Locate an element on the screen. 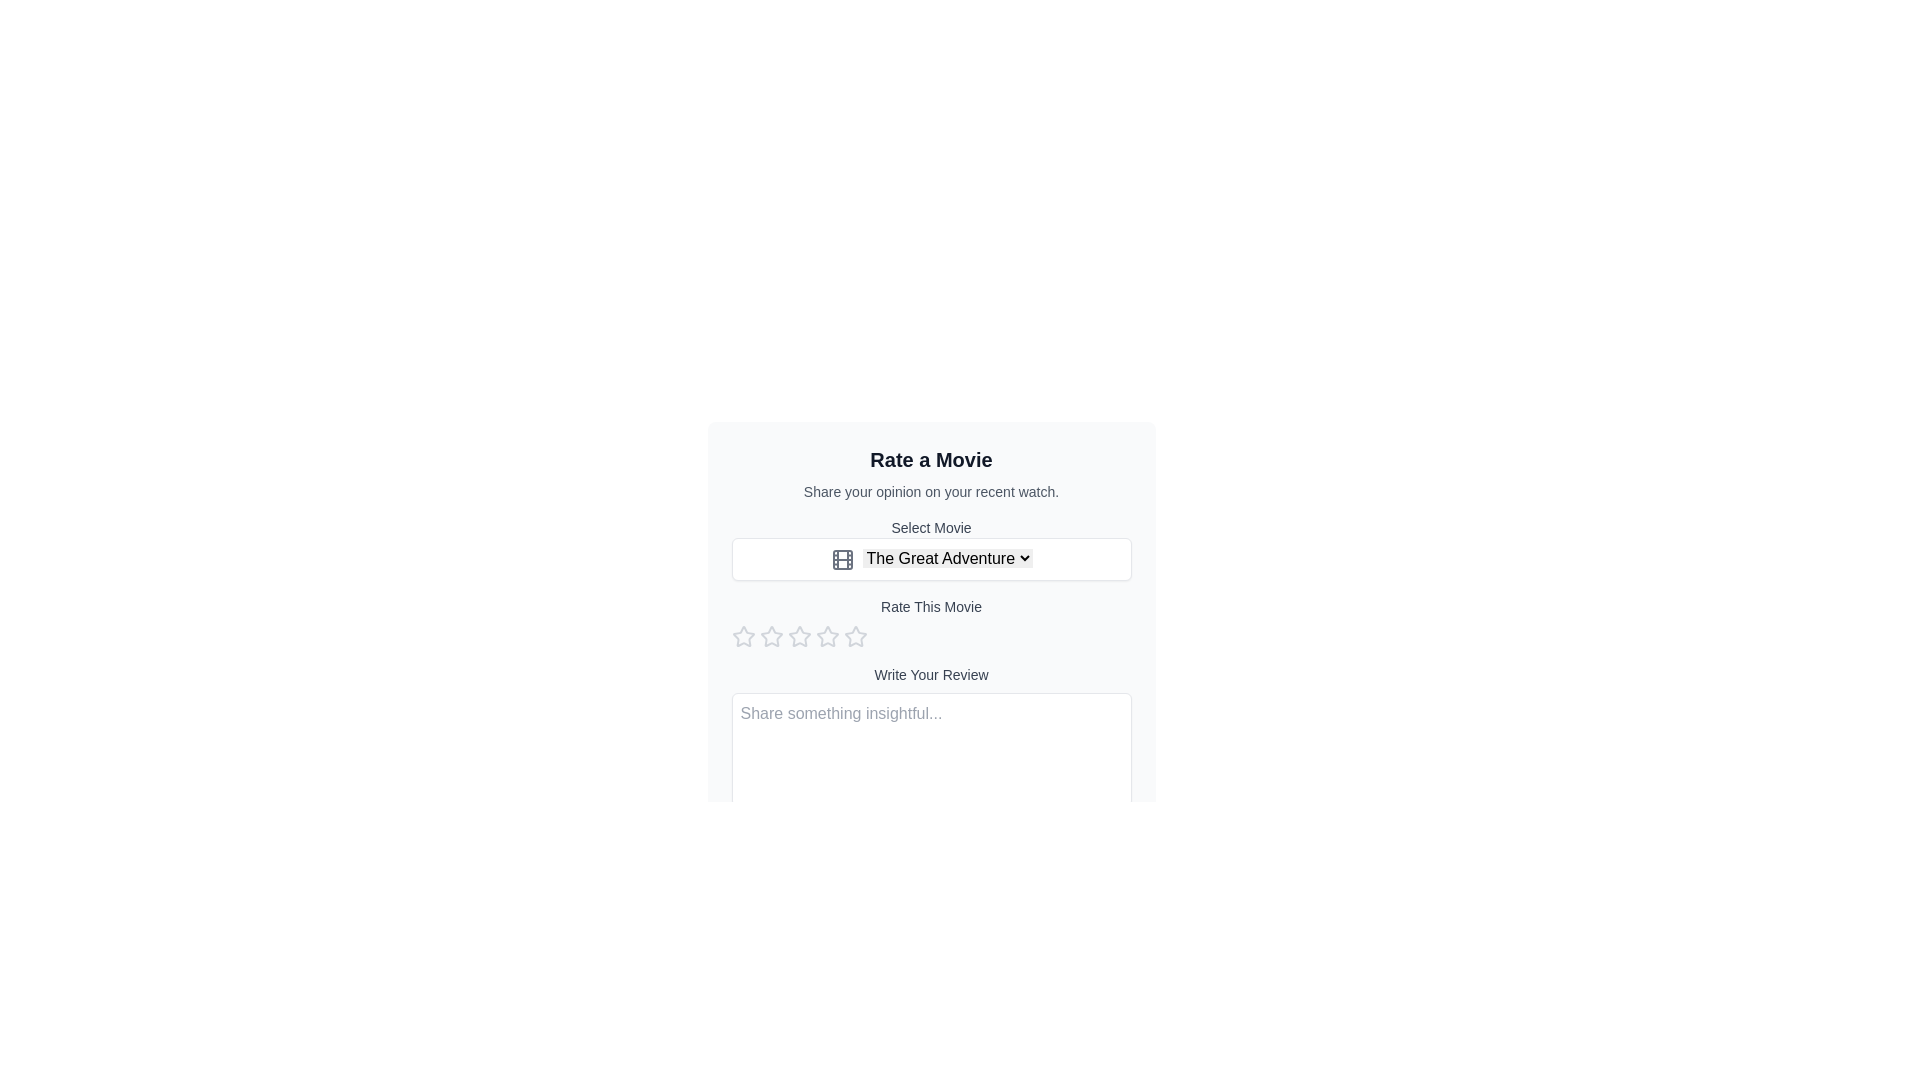  the fourth star-shaped icon in the rating system is located at coordinates (827, 636).